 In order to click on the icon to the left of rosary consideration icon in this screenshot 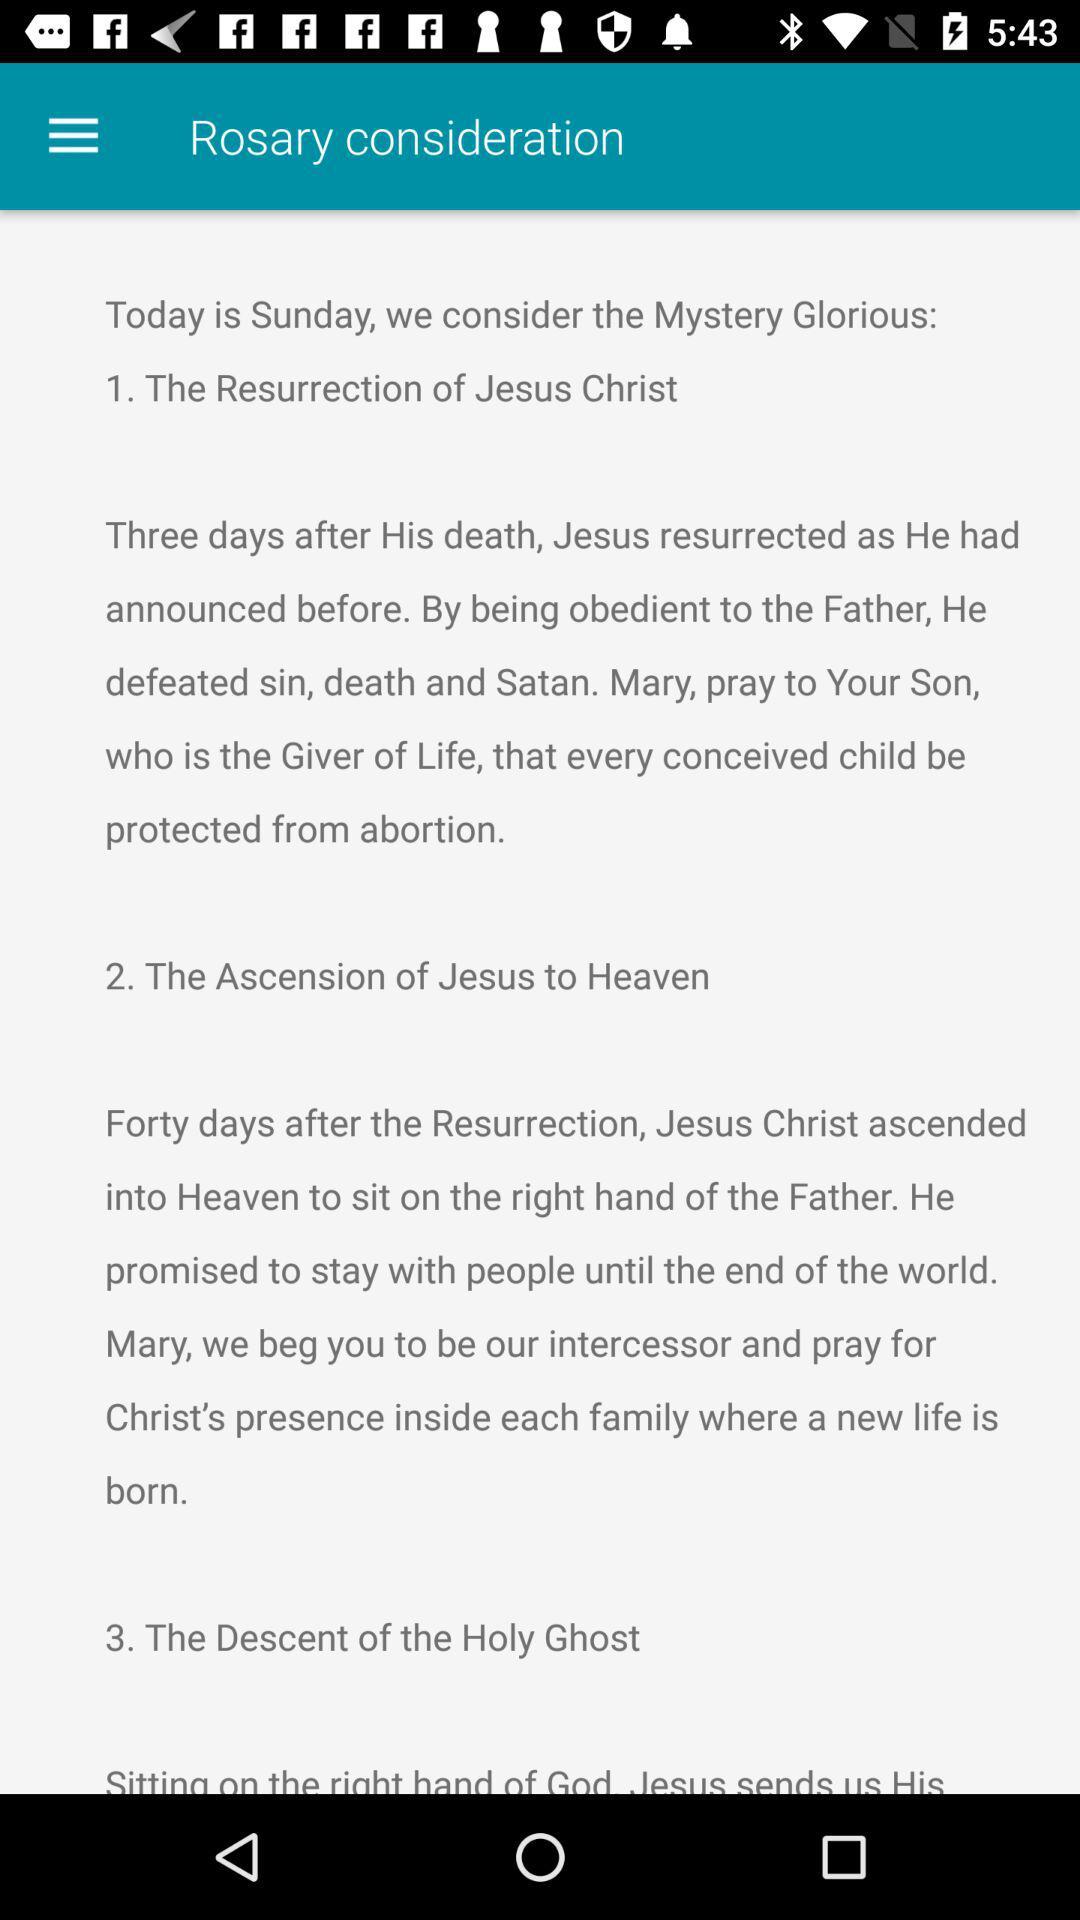, I will do `click(72, 135)`.